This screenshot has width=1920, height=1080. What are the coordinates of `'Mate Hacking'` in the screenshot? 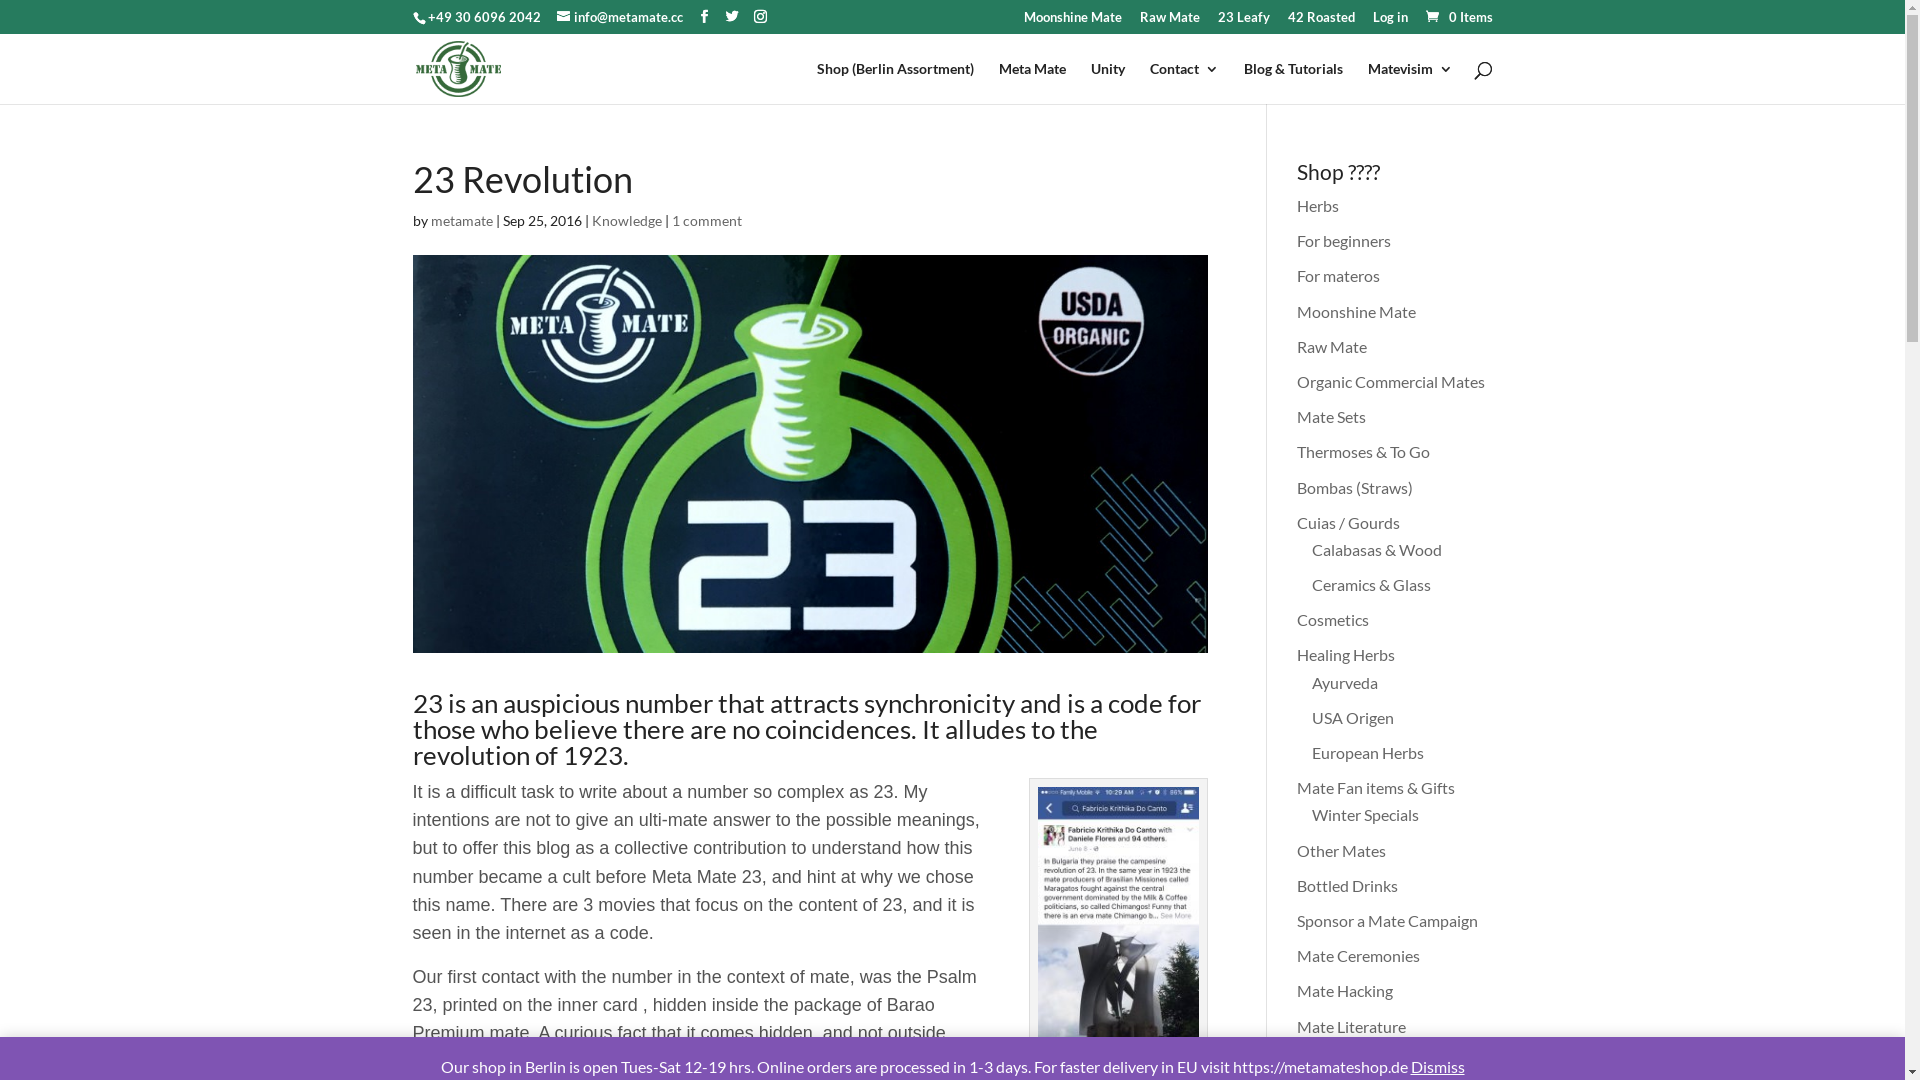 It's located at (1344, 990).